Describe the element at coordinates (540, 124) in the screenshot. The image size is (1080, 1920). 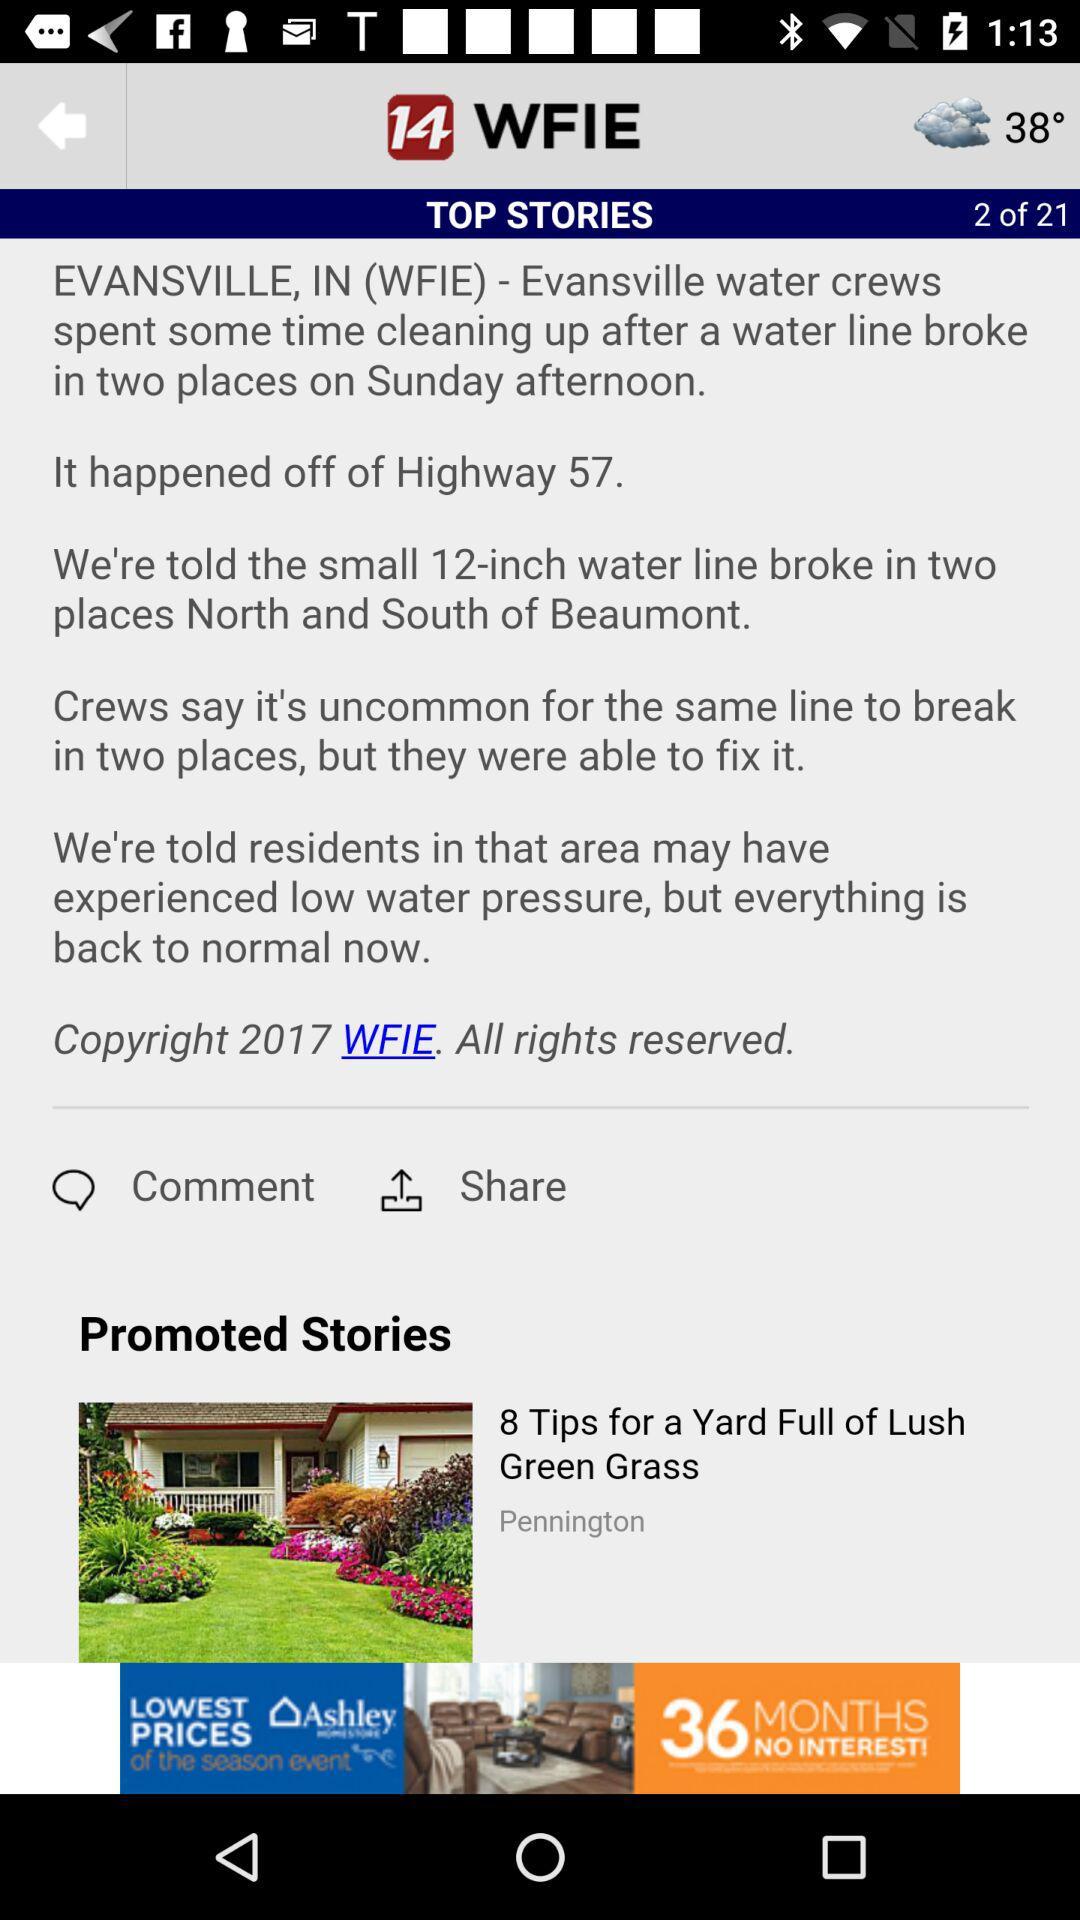
I see `mark` at that location.